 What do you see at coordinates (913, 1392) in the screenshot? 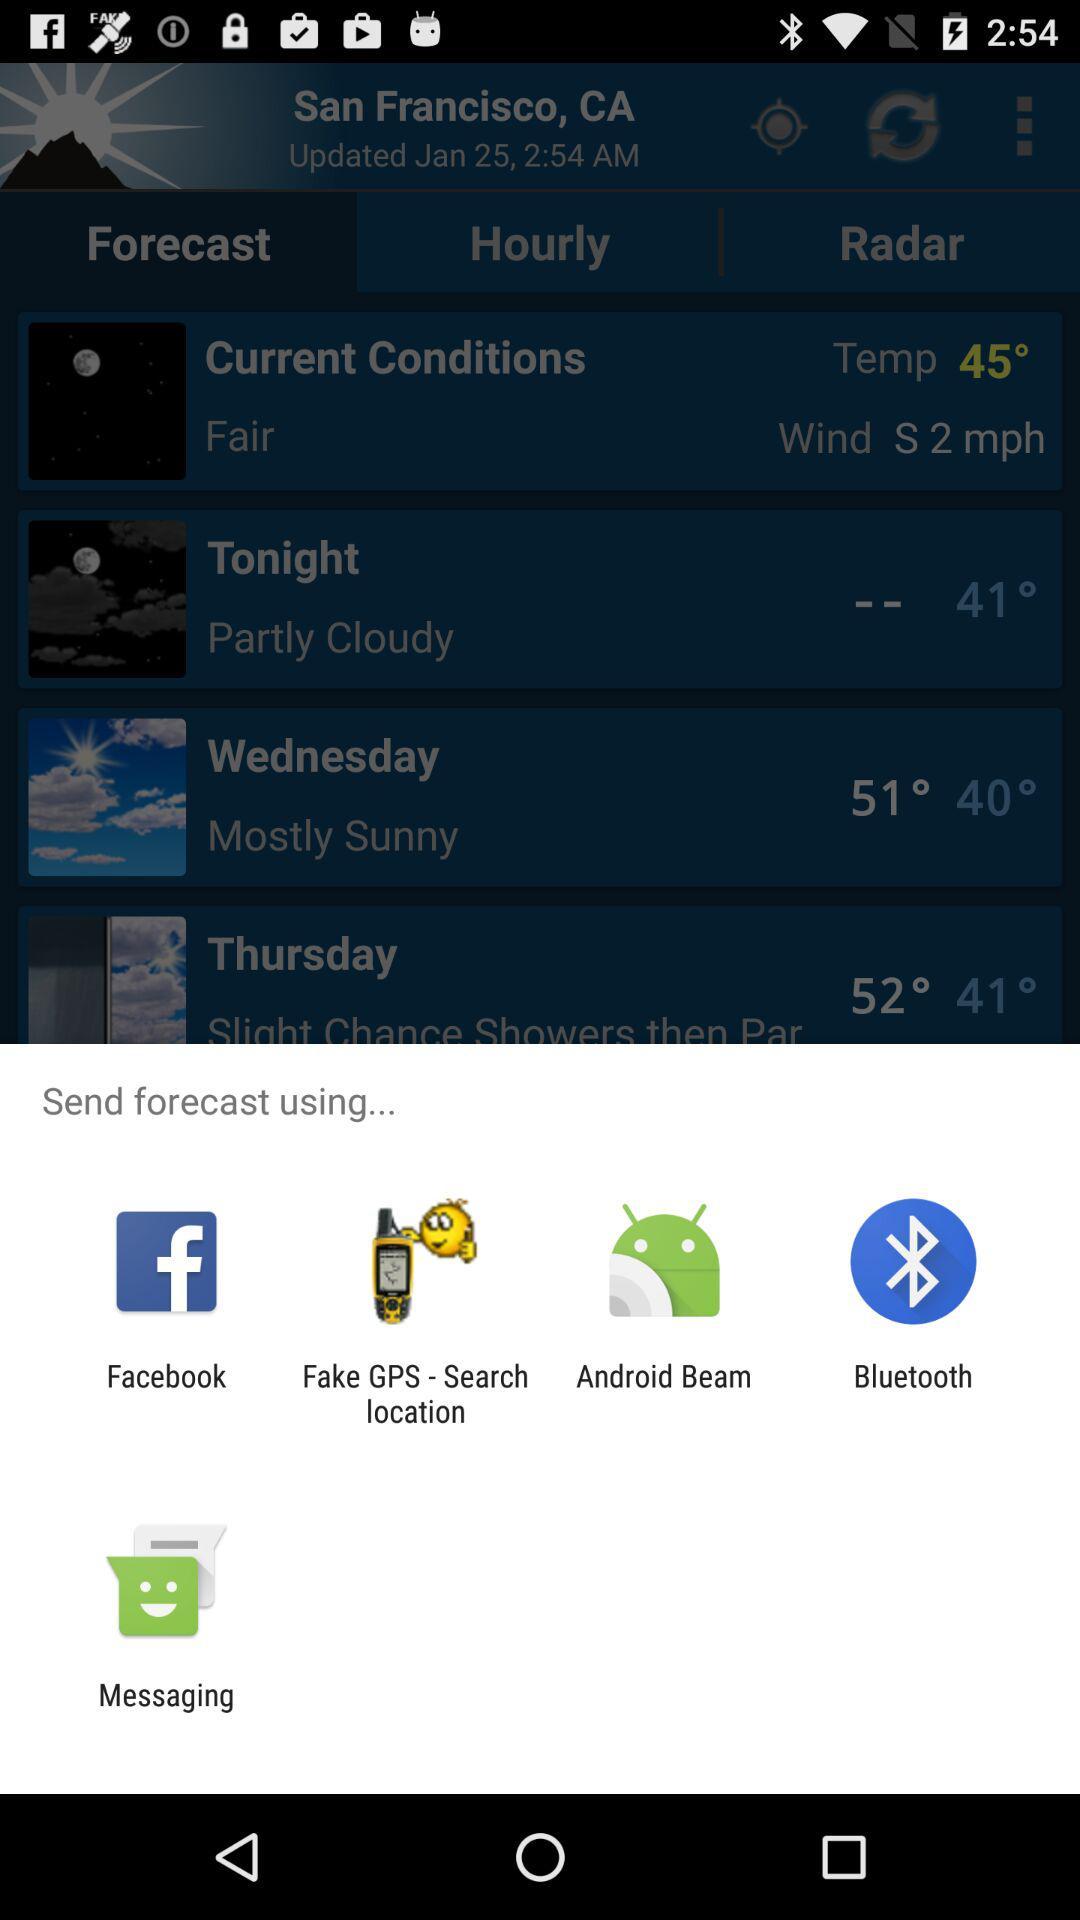
I see `the icon to the right of android beam` at bounding box center [913, 1392].